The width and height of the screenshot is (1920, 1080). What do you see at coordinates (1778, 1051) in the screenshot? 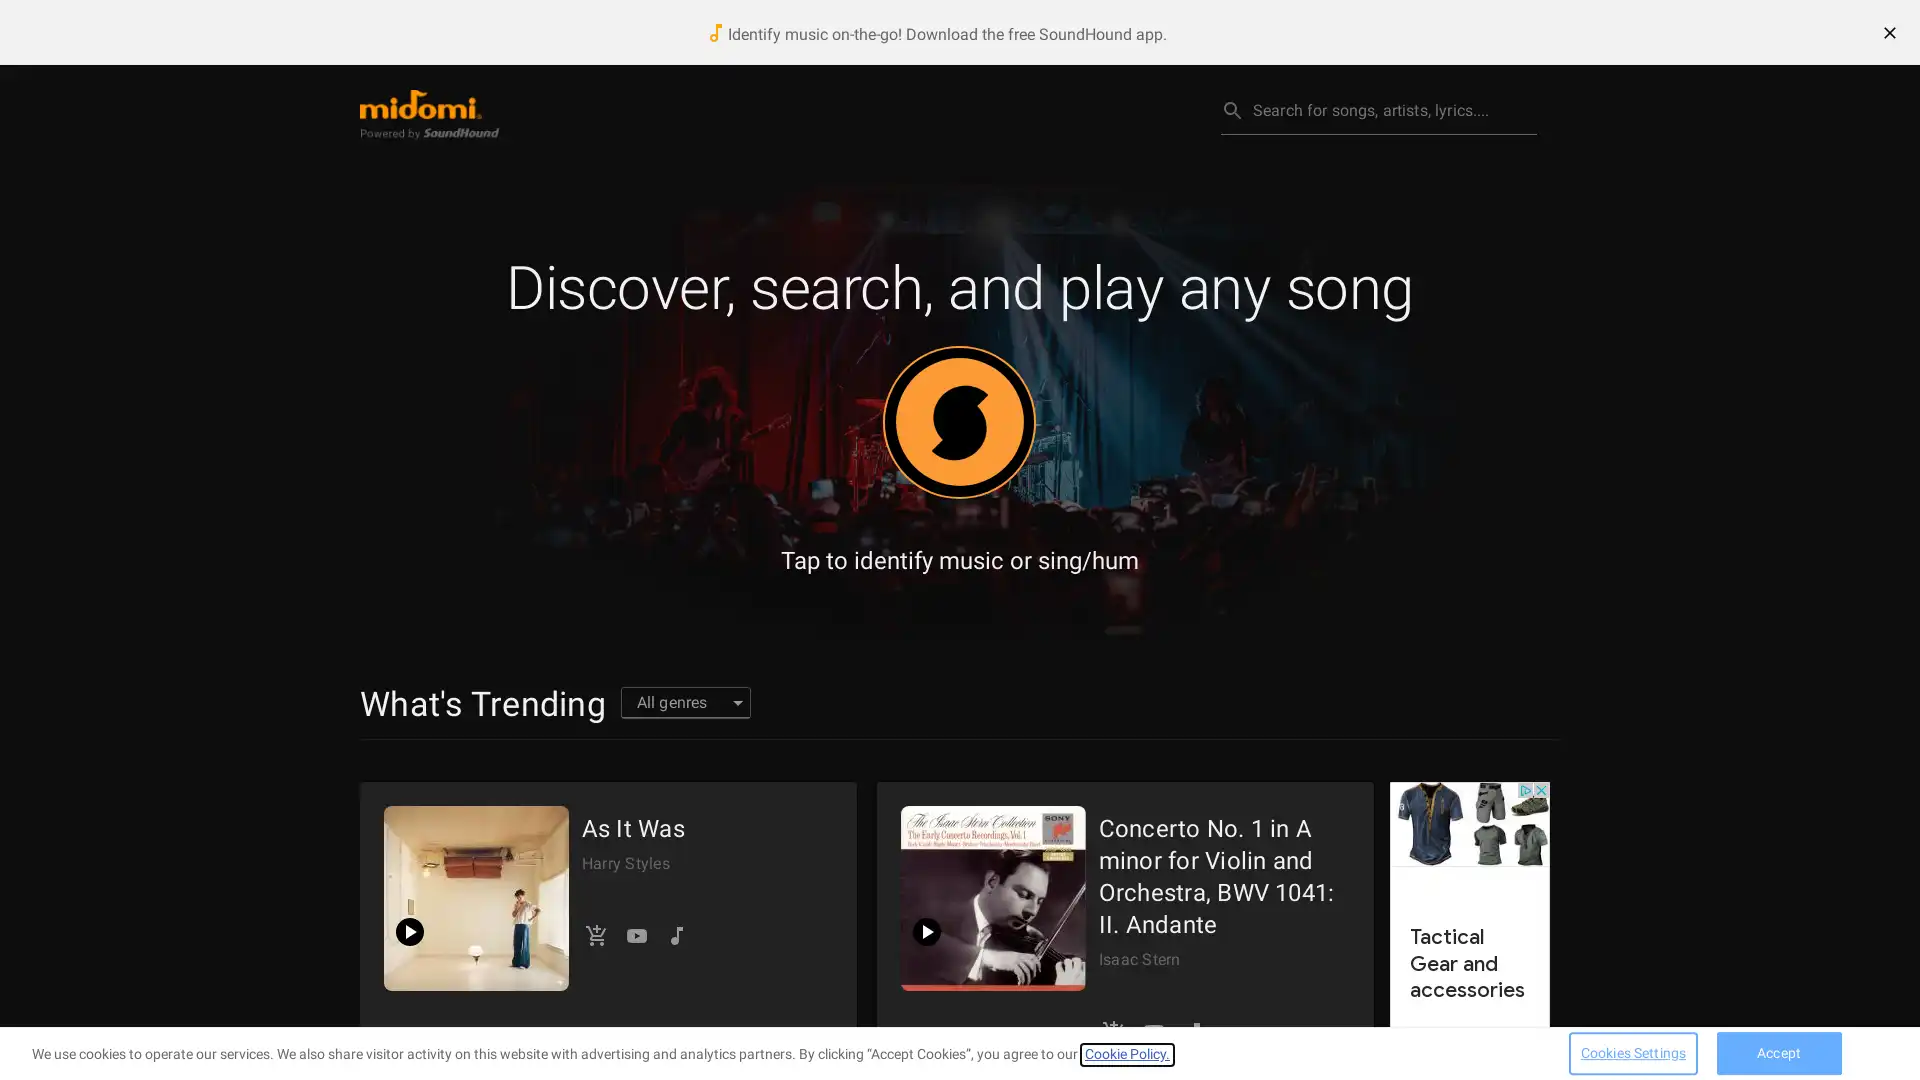
I see `Accept` at bounding box center [1778, 1051].